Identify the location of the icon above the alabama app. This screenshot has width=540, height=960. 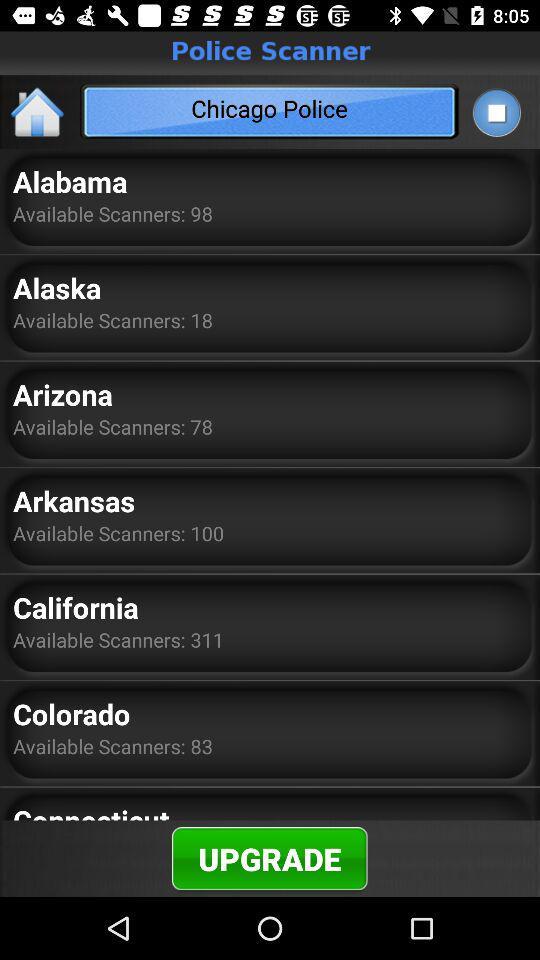
(38, 111).